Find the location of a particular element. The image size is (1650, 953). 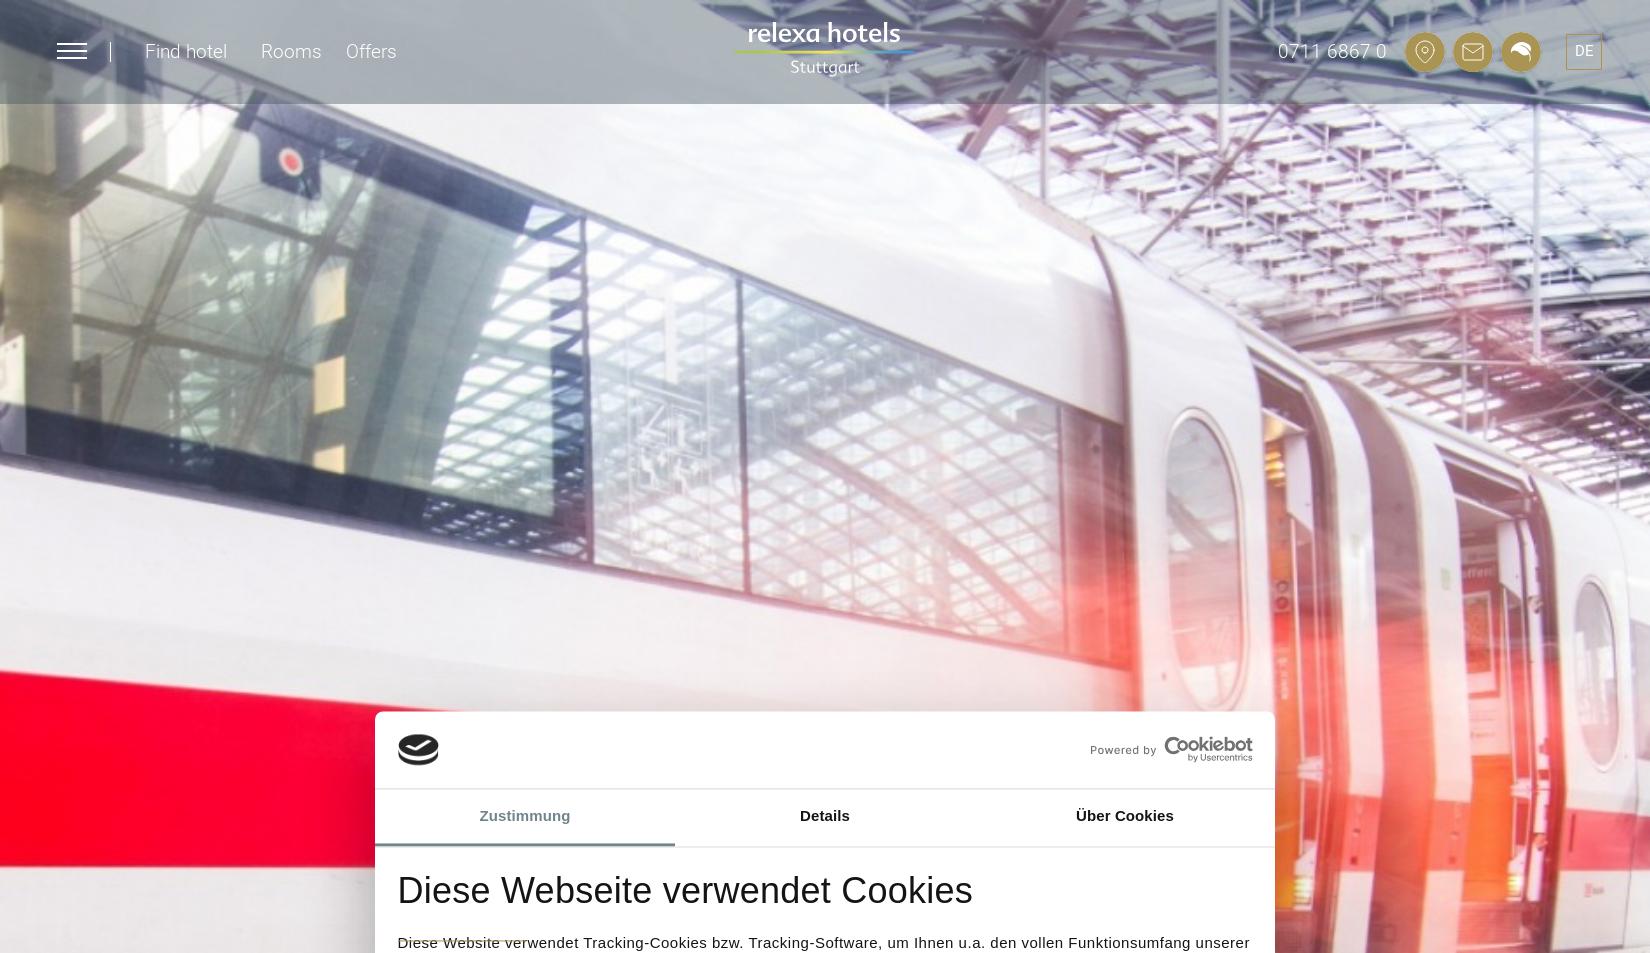

'de' is located at coordinates (1582, 49).